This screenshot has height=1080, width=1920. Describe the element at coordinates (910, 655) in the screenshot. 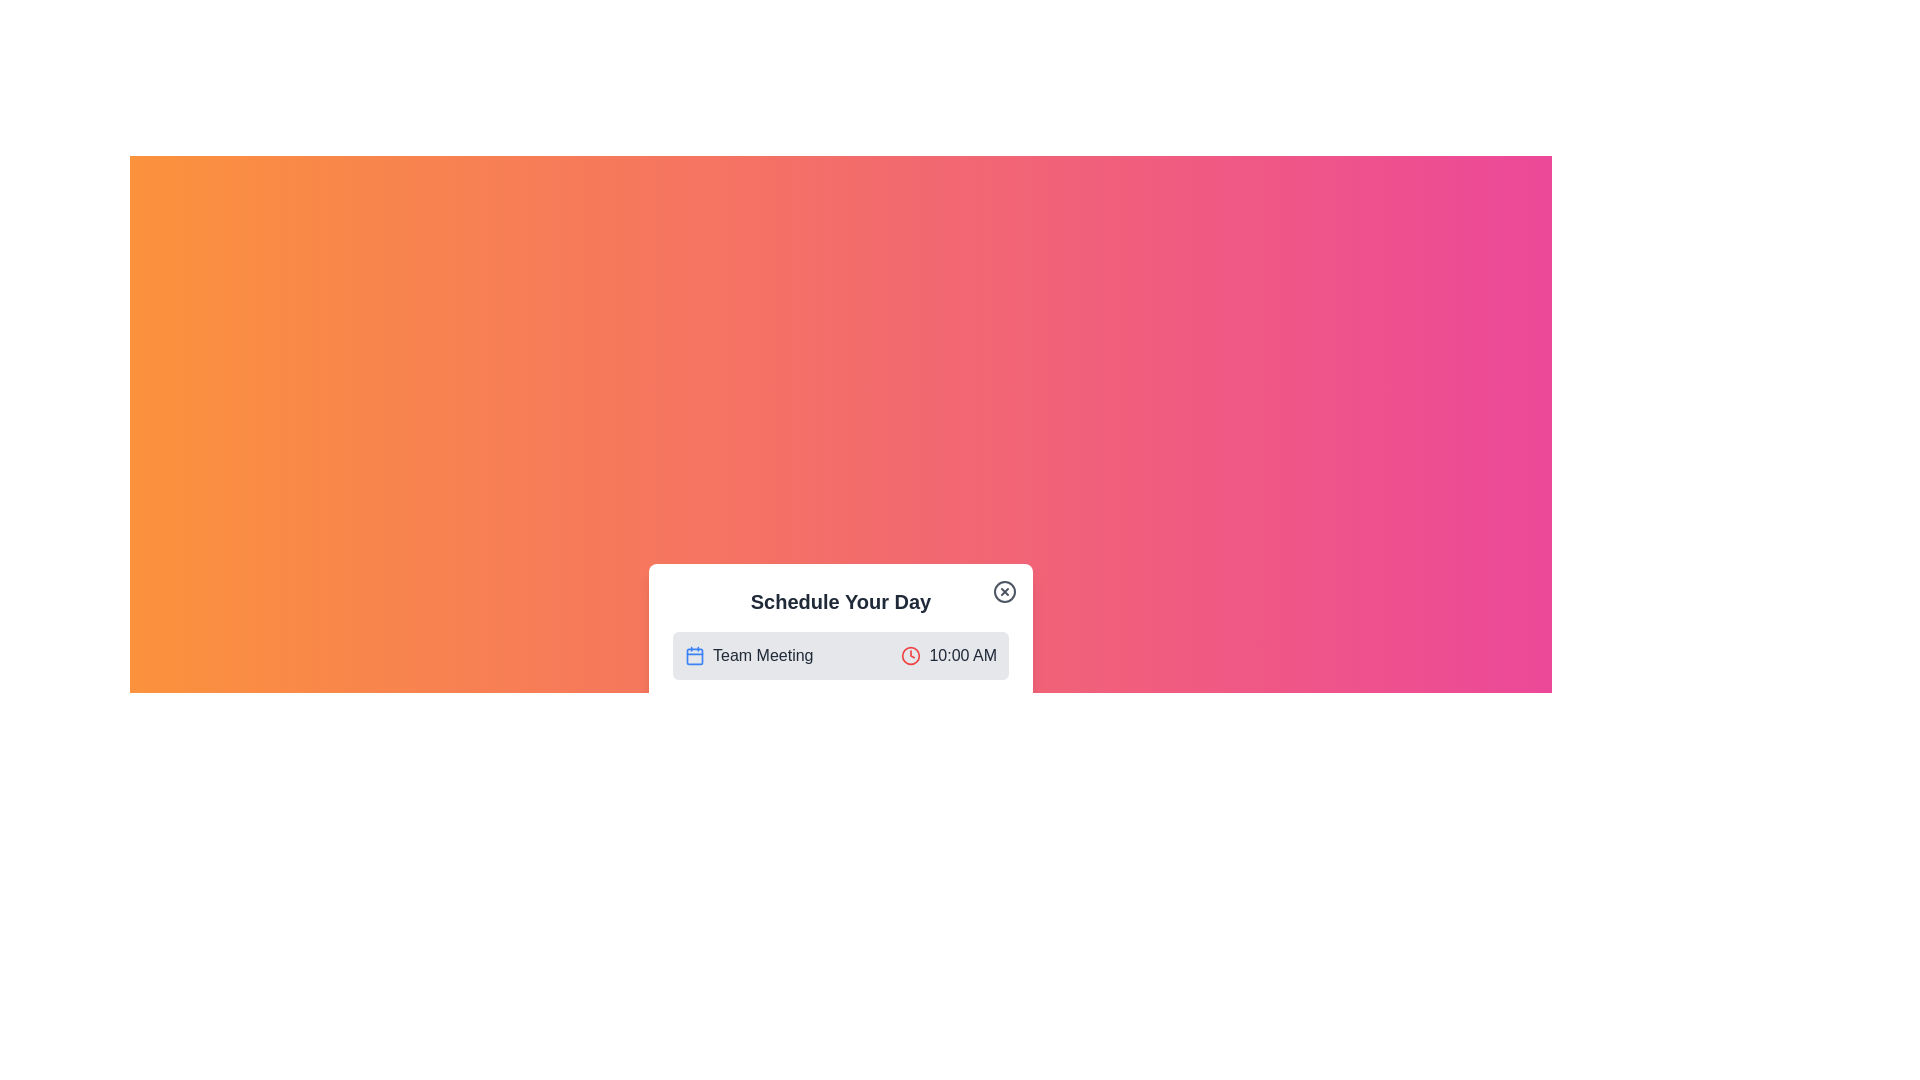

I see `the circular background of the clock icon located to the right of the 'Team Meeting' label and to the left of the '10:00 AM' text` at that location.